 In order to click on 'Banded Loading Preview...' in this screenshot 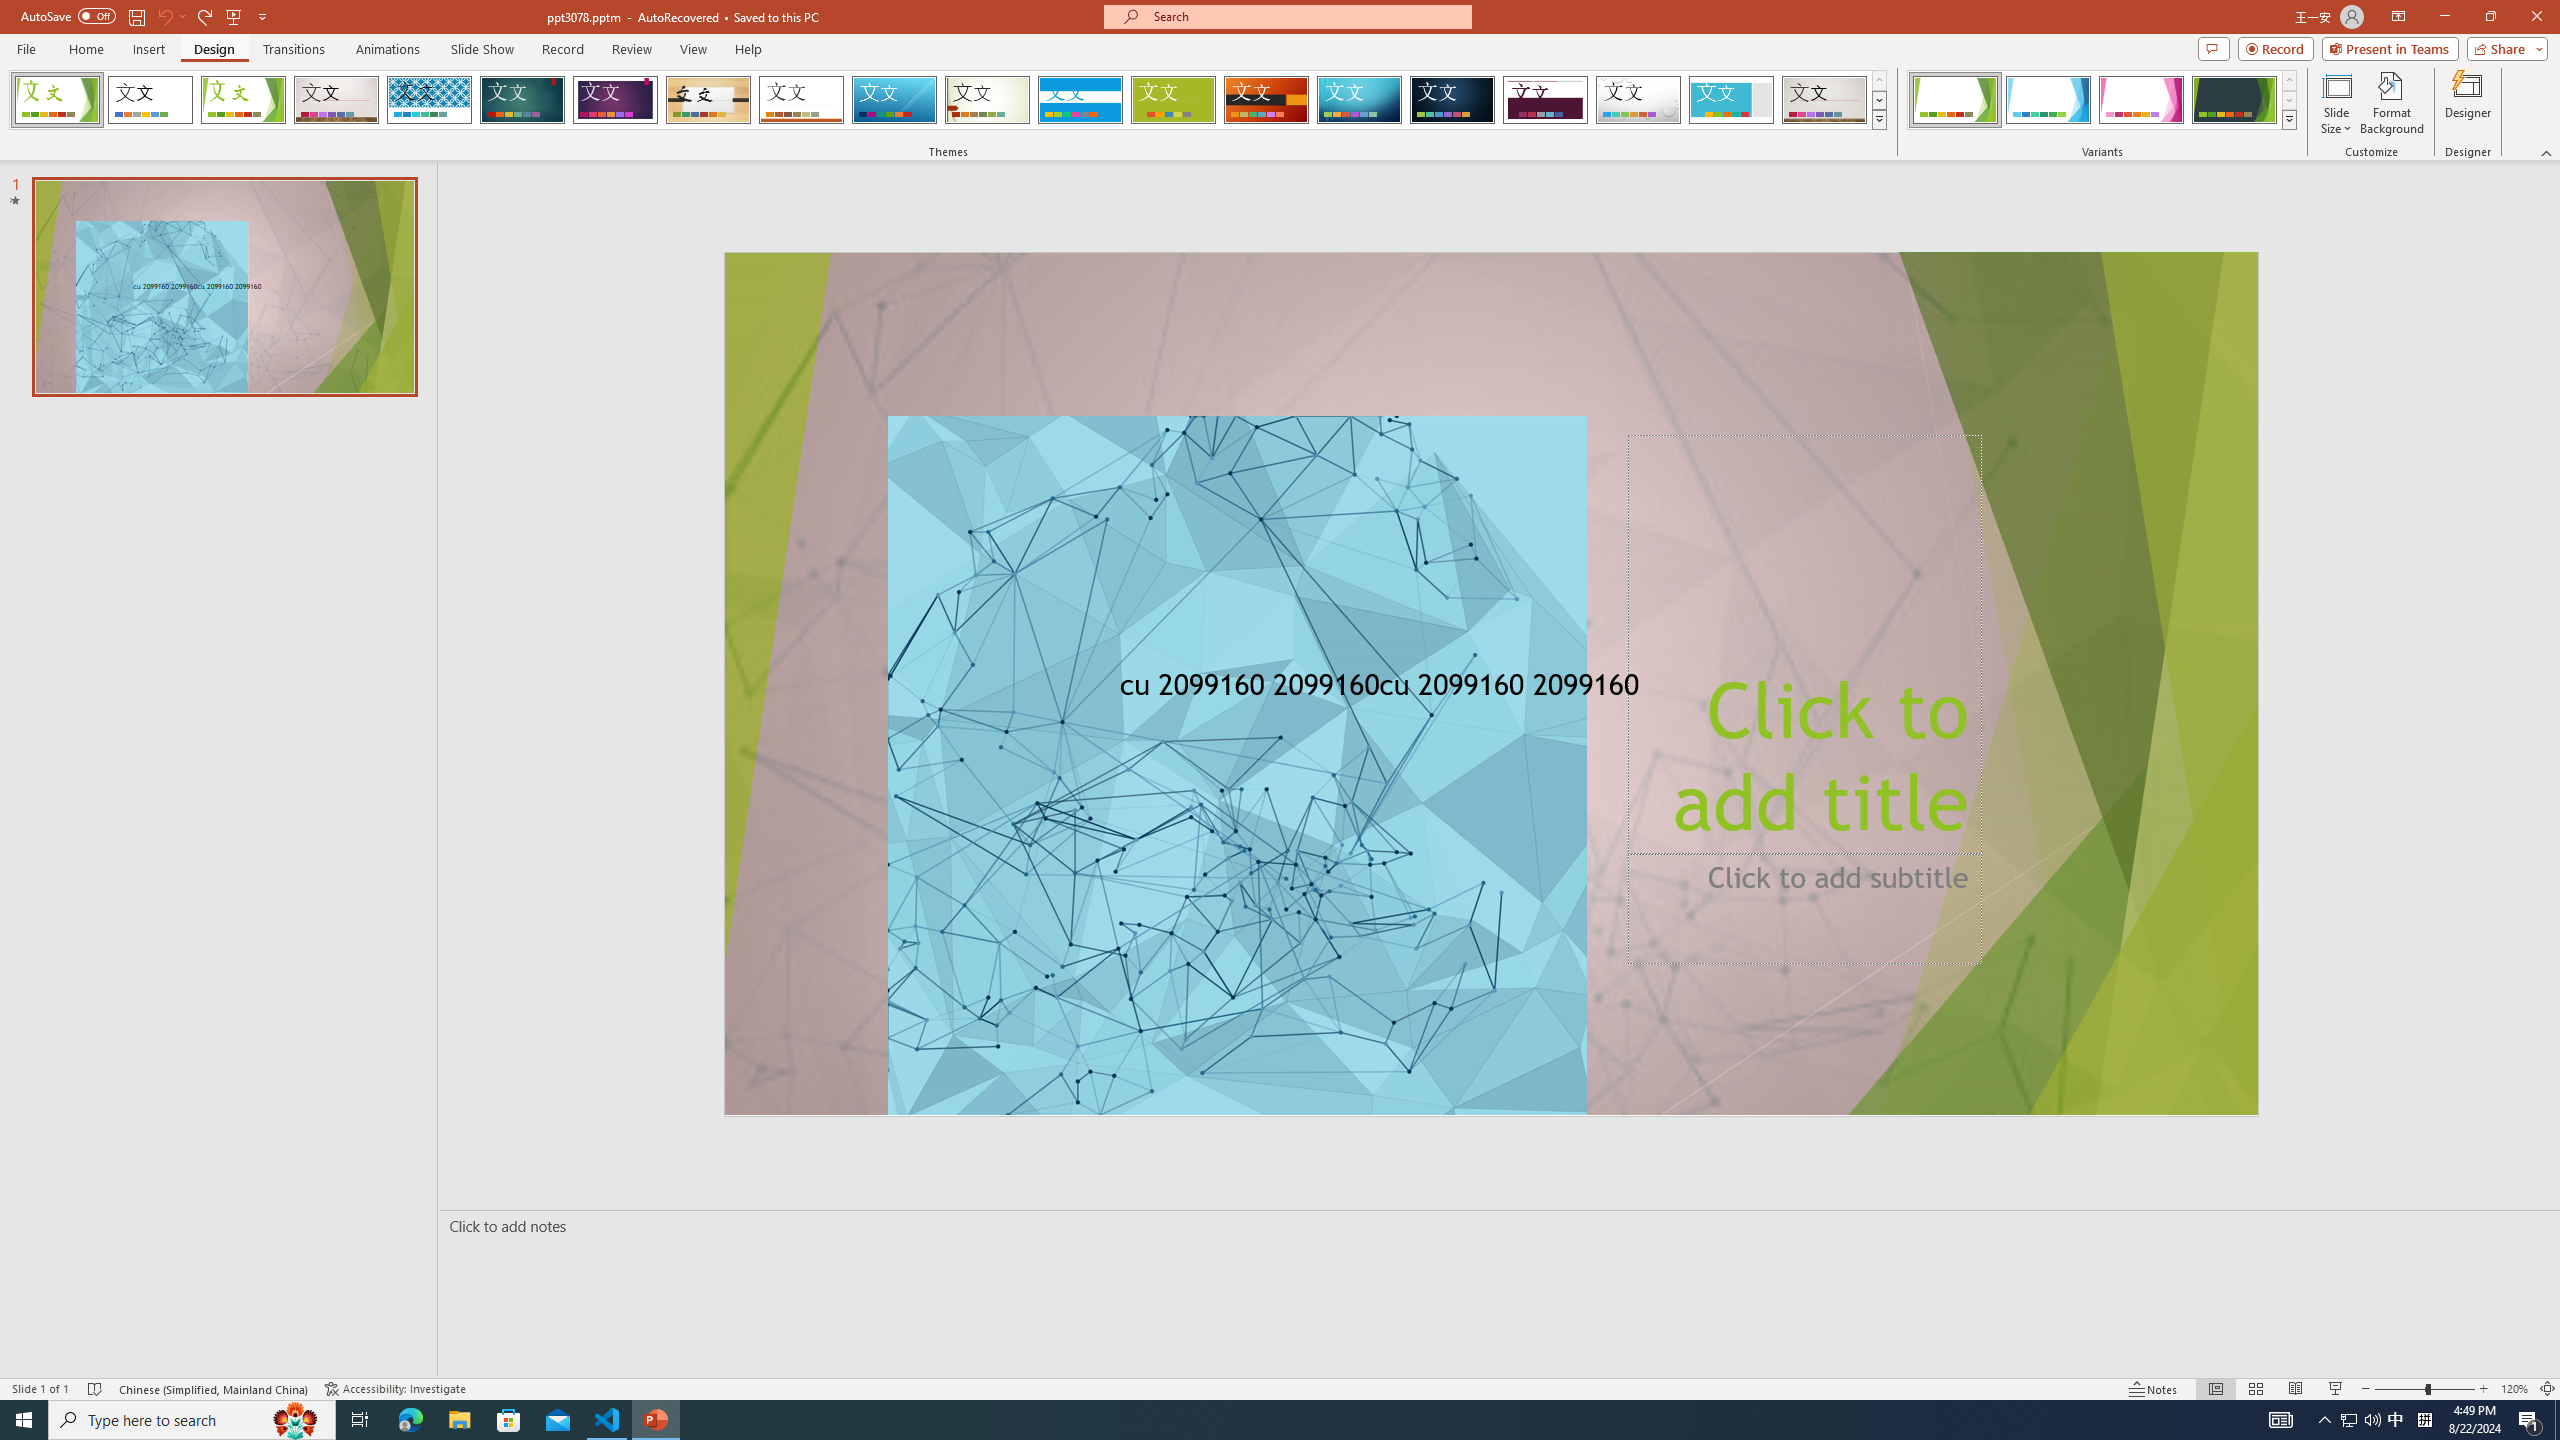, I will do `click(1080, 99)`.